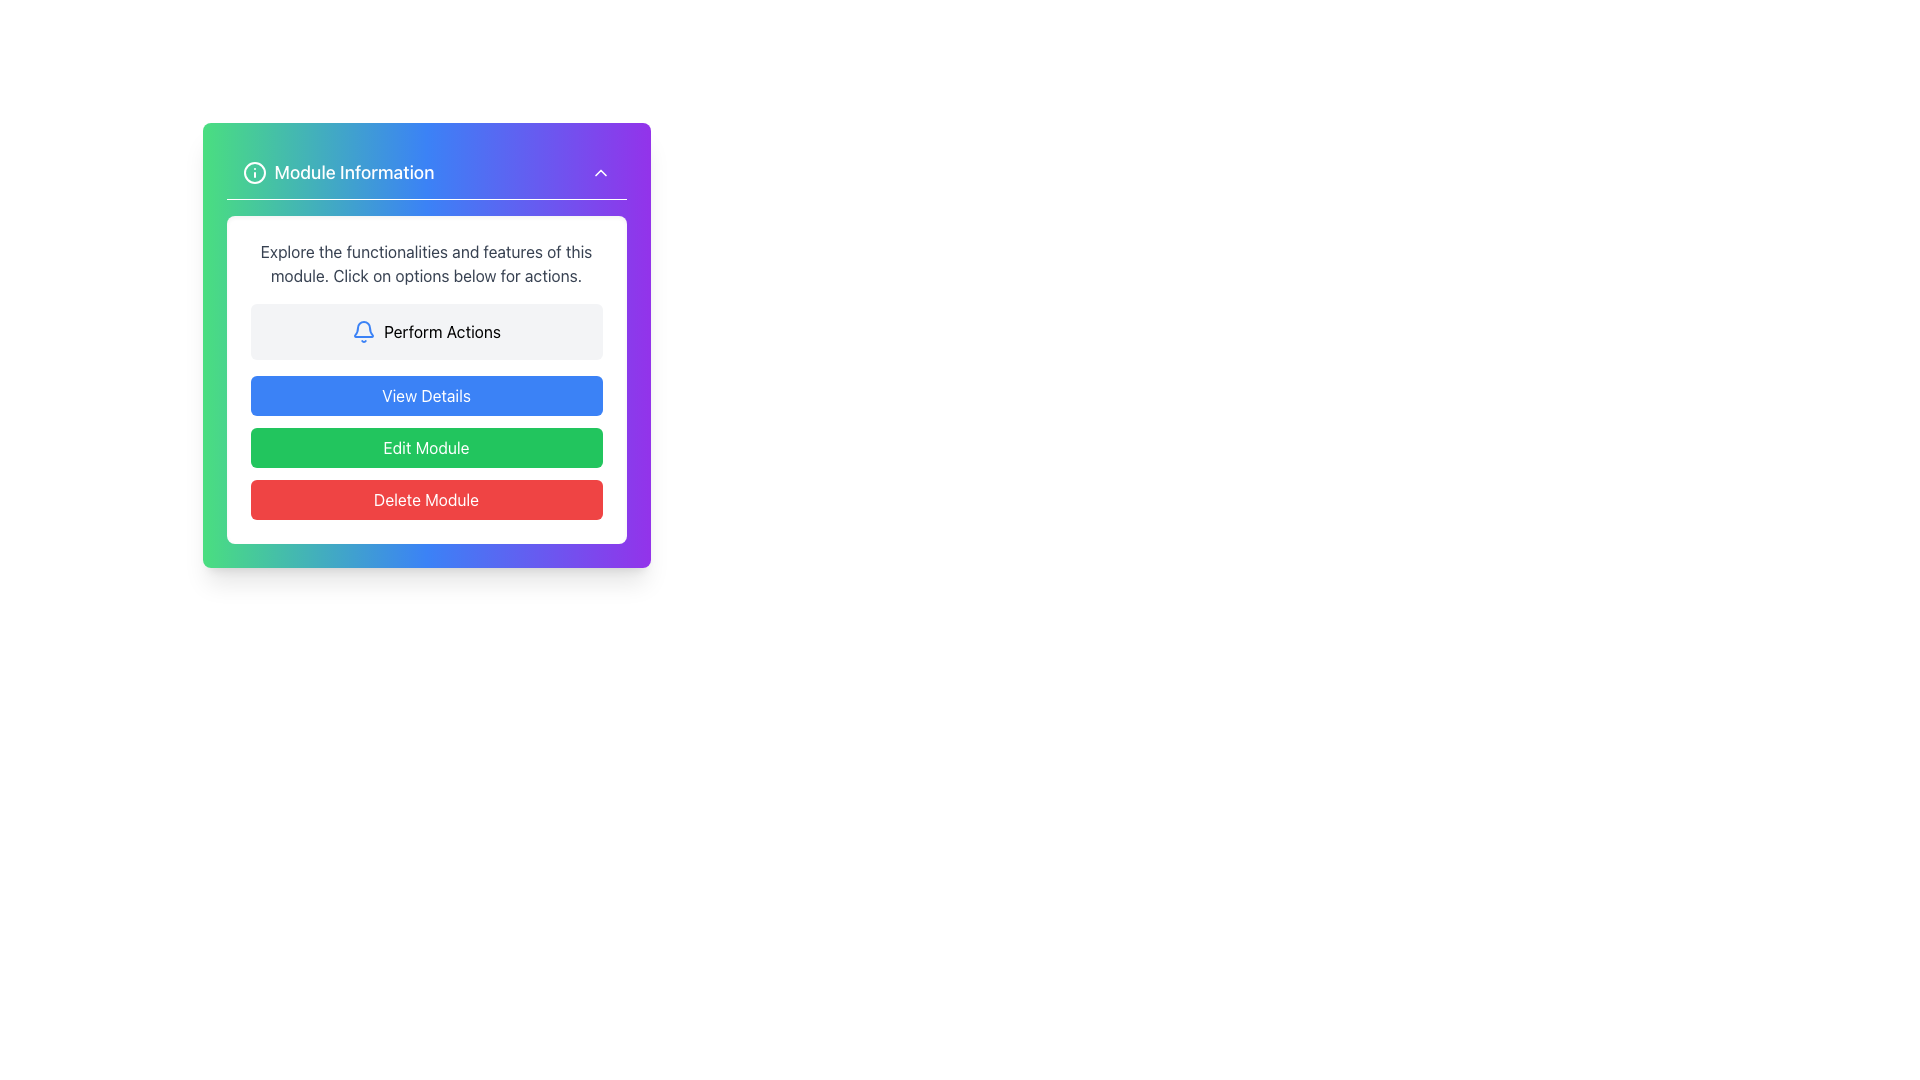 Image resolution: width=1920 pixels, height=1080 pixels. I want to click on the interactive button with a notification bell icon and the text 'Perform Actions' to potentially reveal additional information, so click(425, 330).